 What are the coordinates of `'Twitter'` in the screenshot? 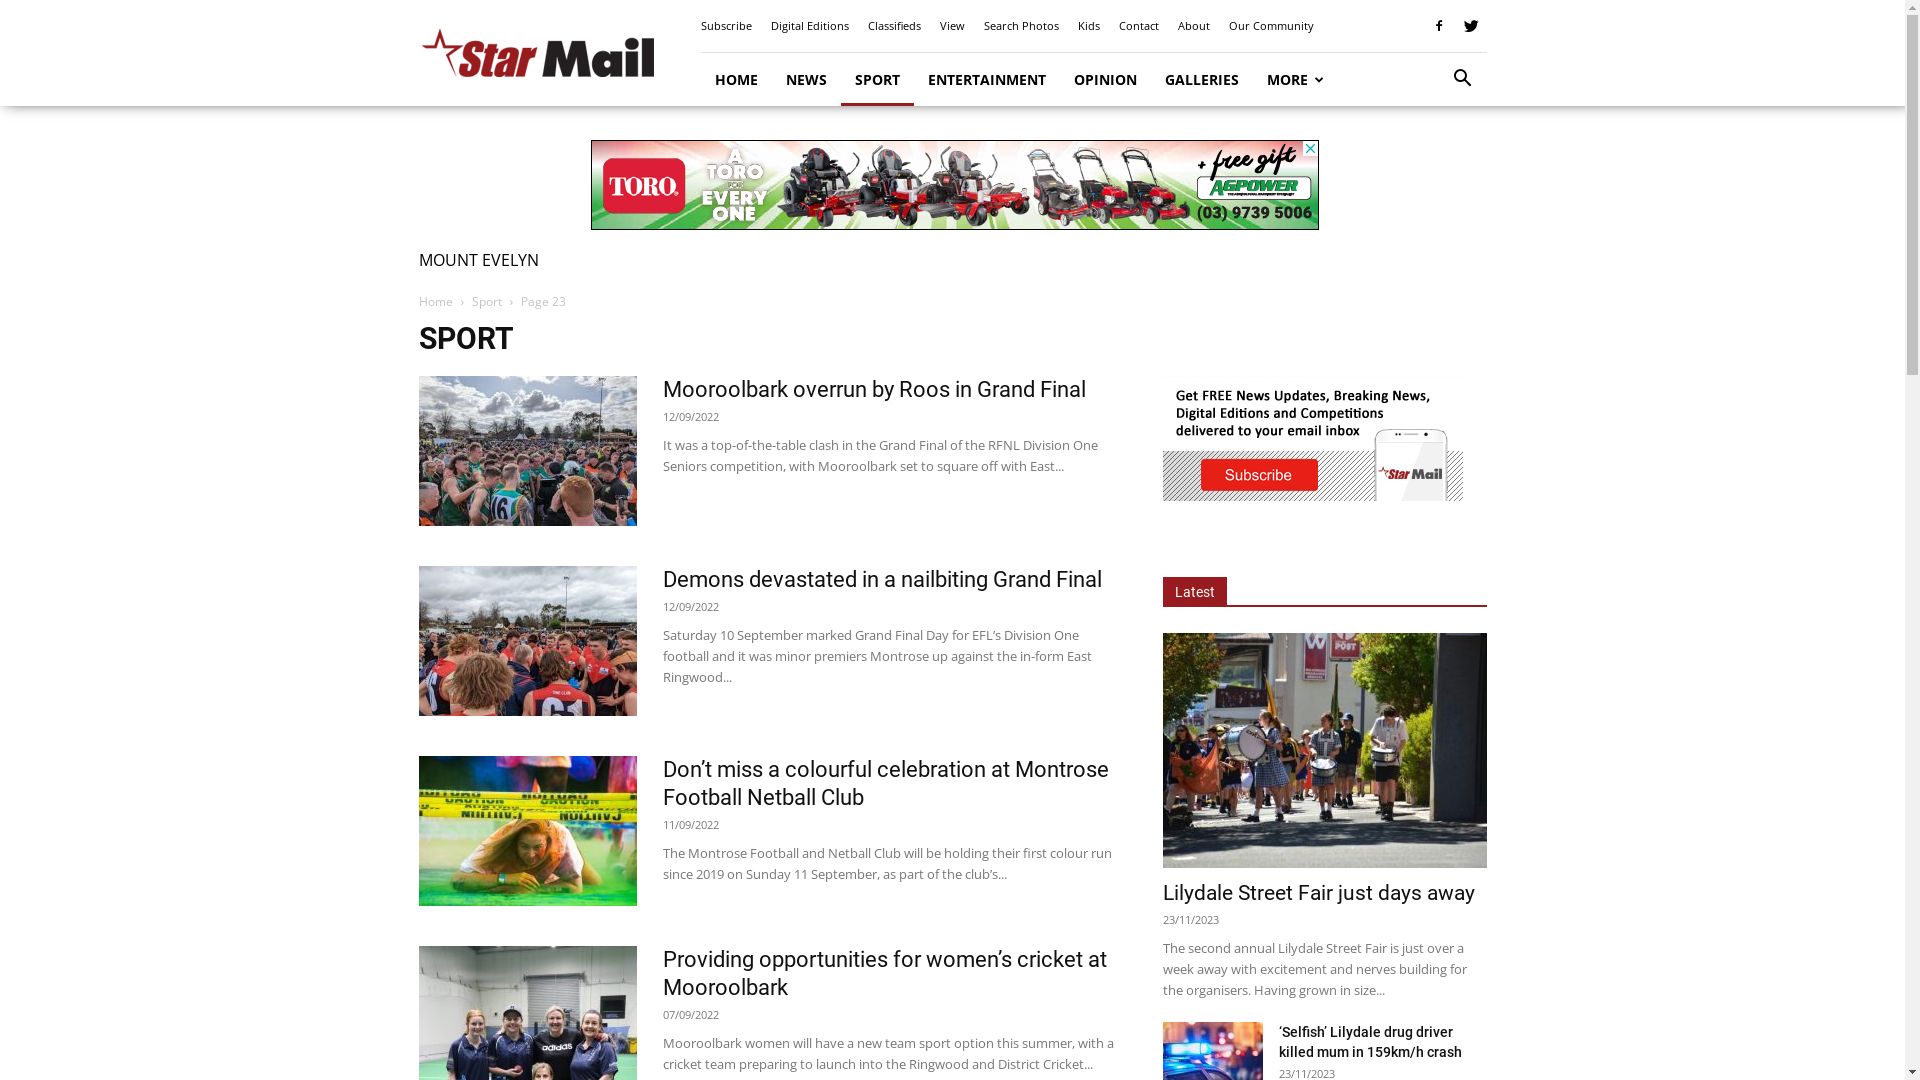 It's located at (1470, 26).